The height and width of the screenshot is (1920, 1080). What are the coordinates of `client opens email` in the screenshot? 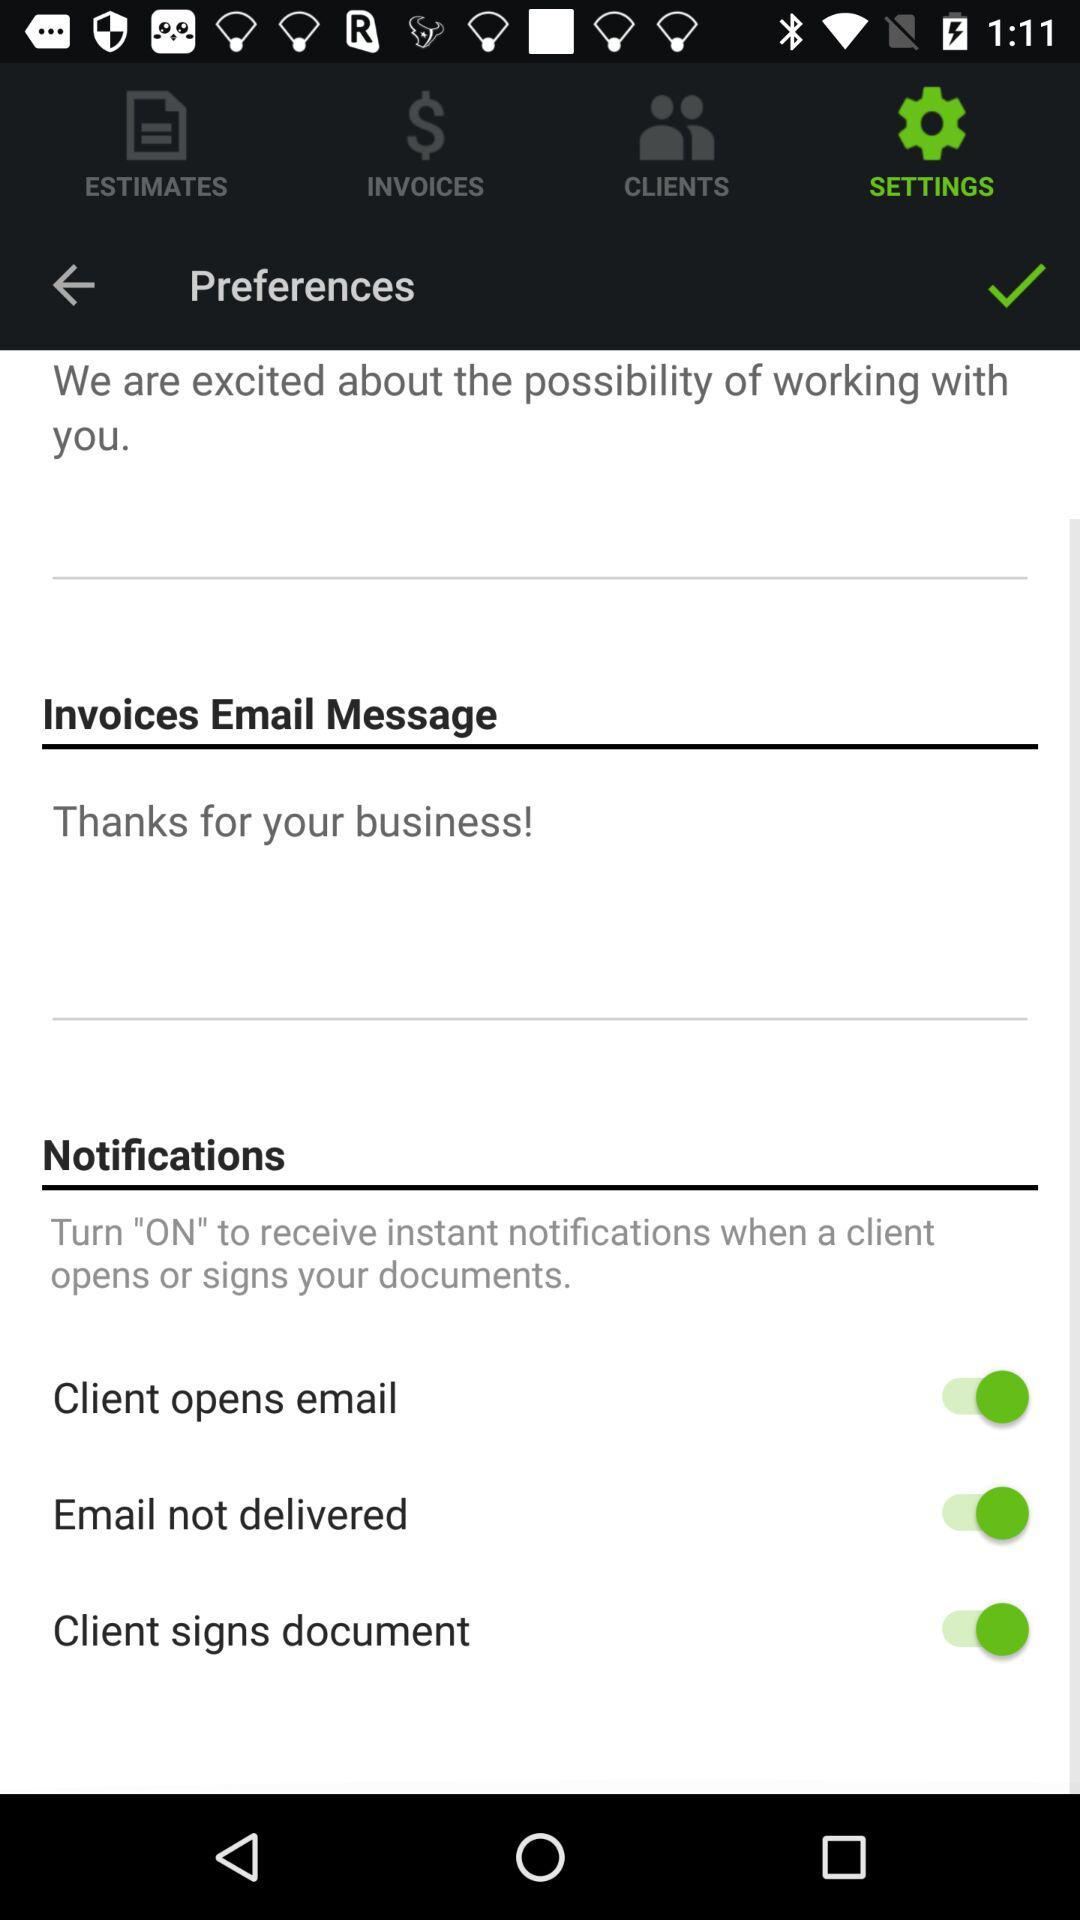 It's located at (974, 1395).